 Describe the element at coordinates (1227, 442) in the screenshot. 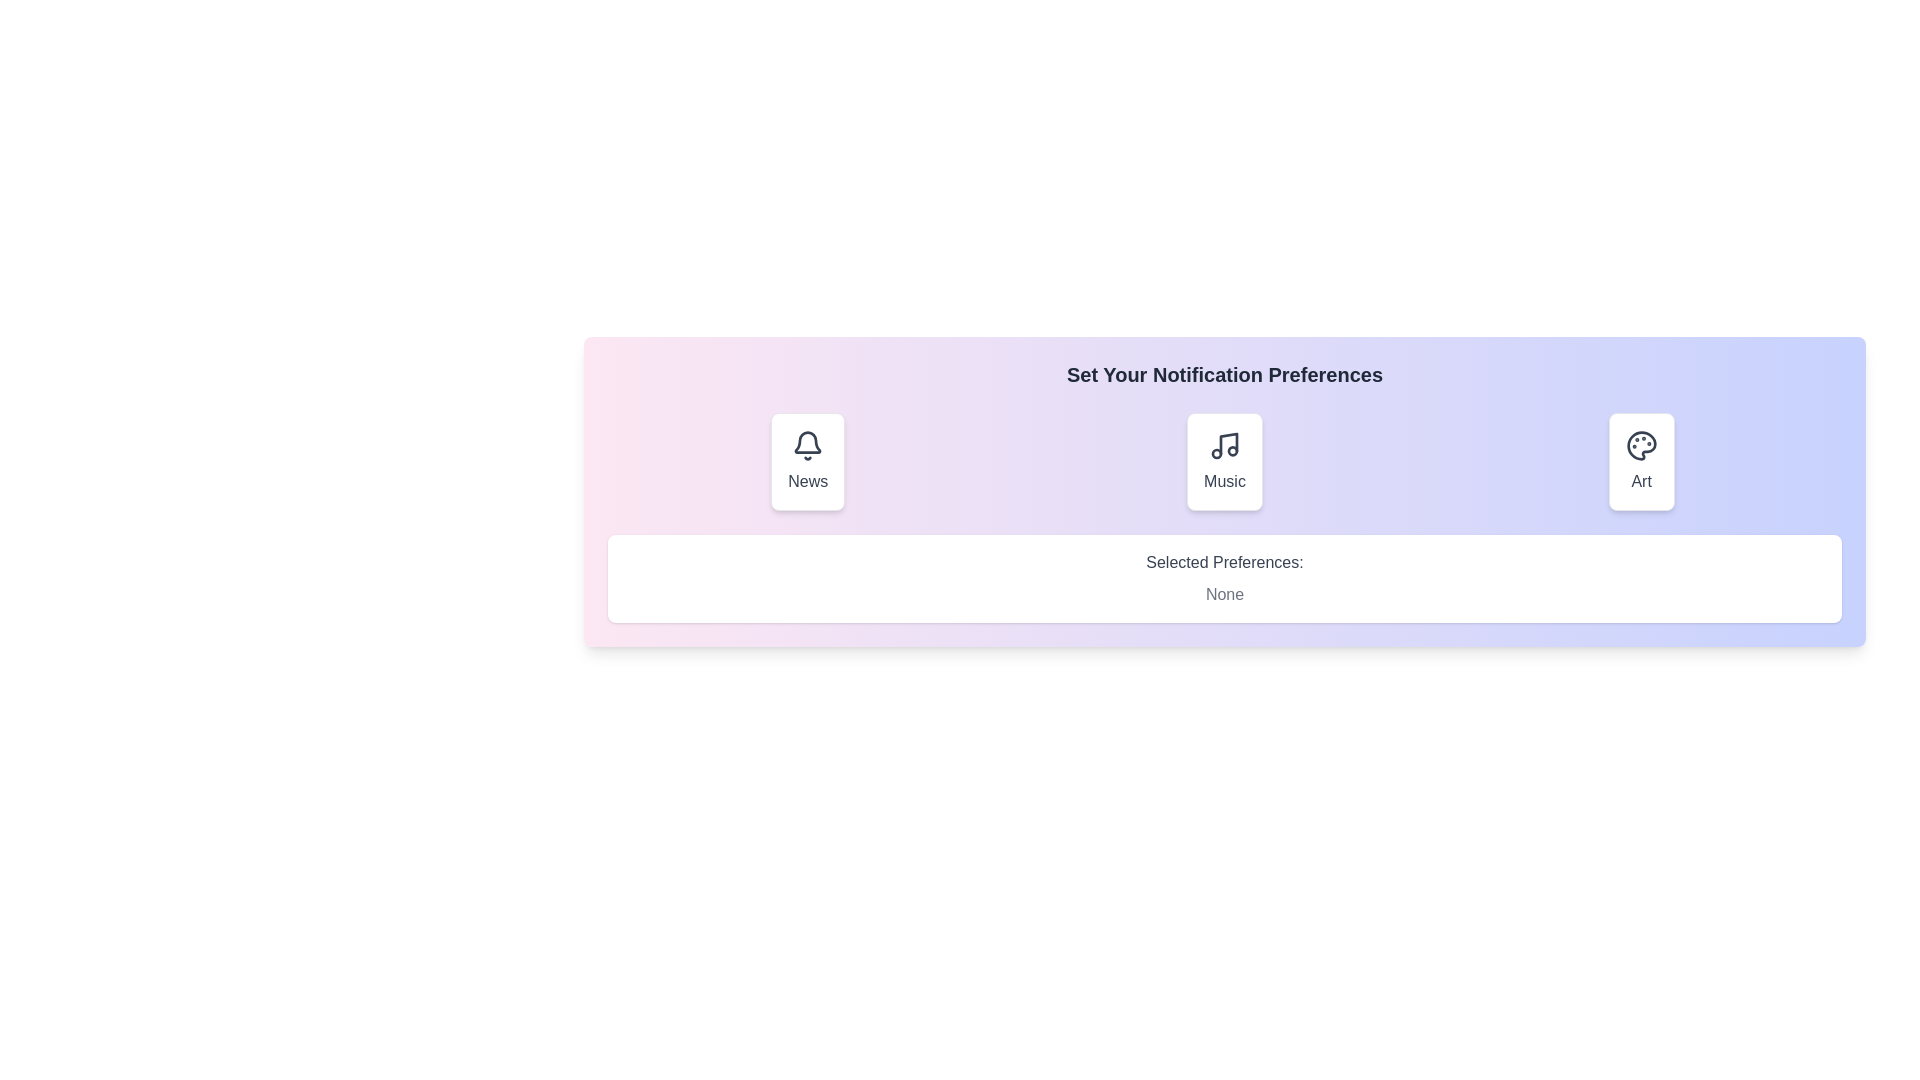

I see `the vertical line of the music icon, which is part of the note-like figure in the center of the interface` at that location.